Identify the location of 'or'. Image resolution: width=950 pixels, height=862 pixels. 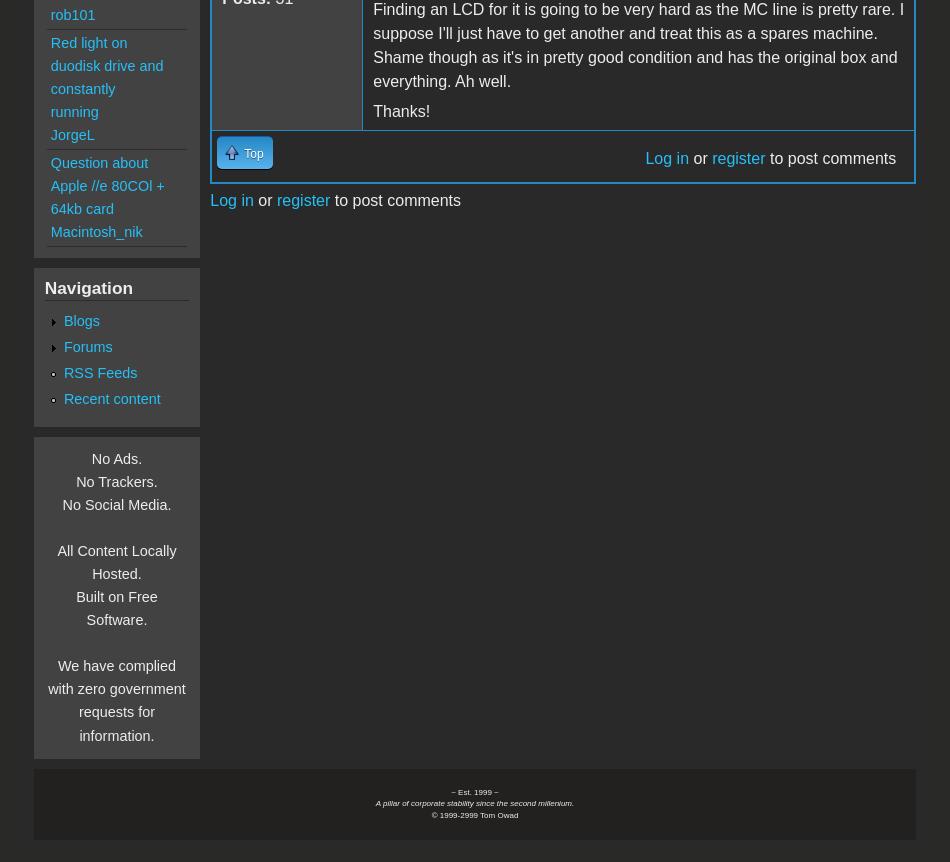
(263, 199).